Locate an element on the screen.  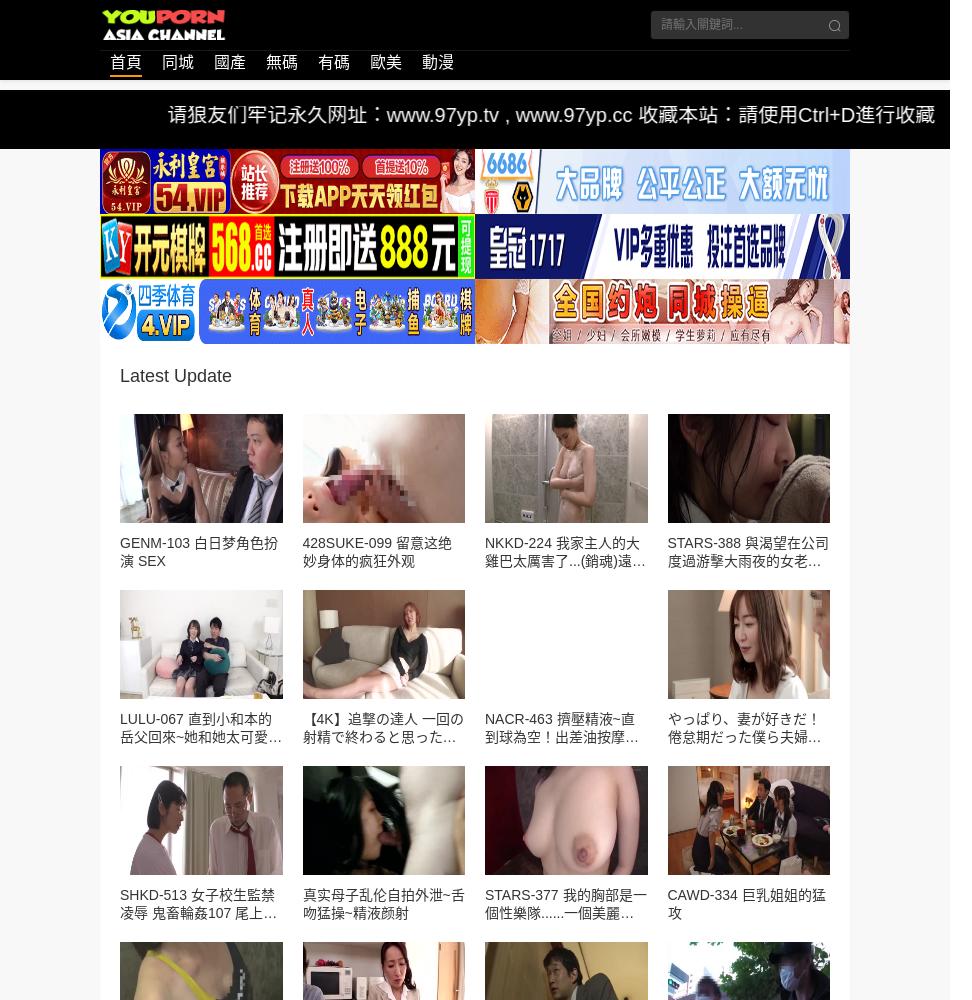
'要问清蒸阳澄湖大闸蟹要蒸多久的久最佳时间话,一般建议15到20分钟即可,首先我们要将大闸蟹用刷子清洗干净,从蟹背到蟹钳,然后将清洗干净的大闸蟹冷水下锅,一定。' is located at coordinates (329, 586).